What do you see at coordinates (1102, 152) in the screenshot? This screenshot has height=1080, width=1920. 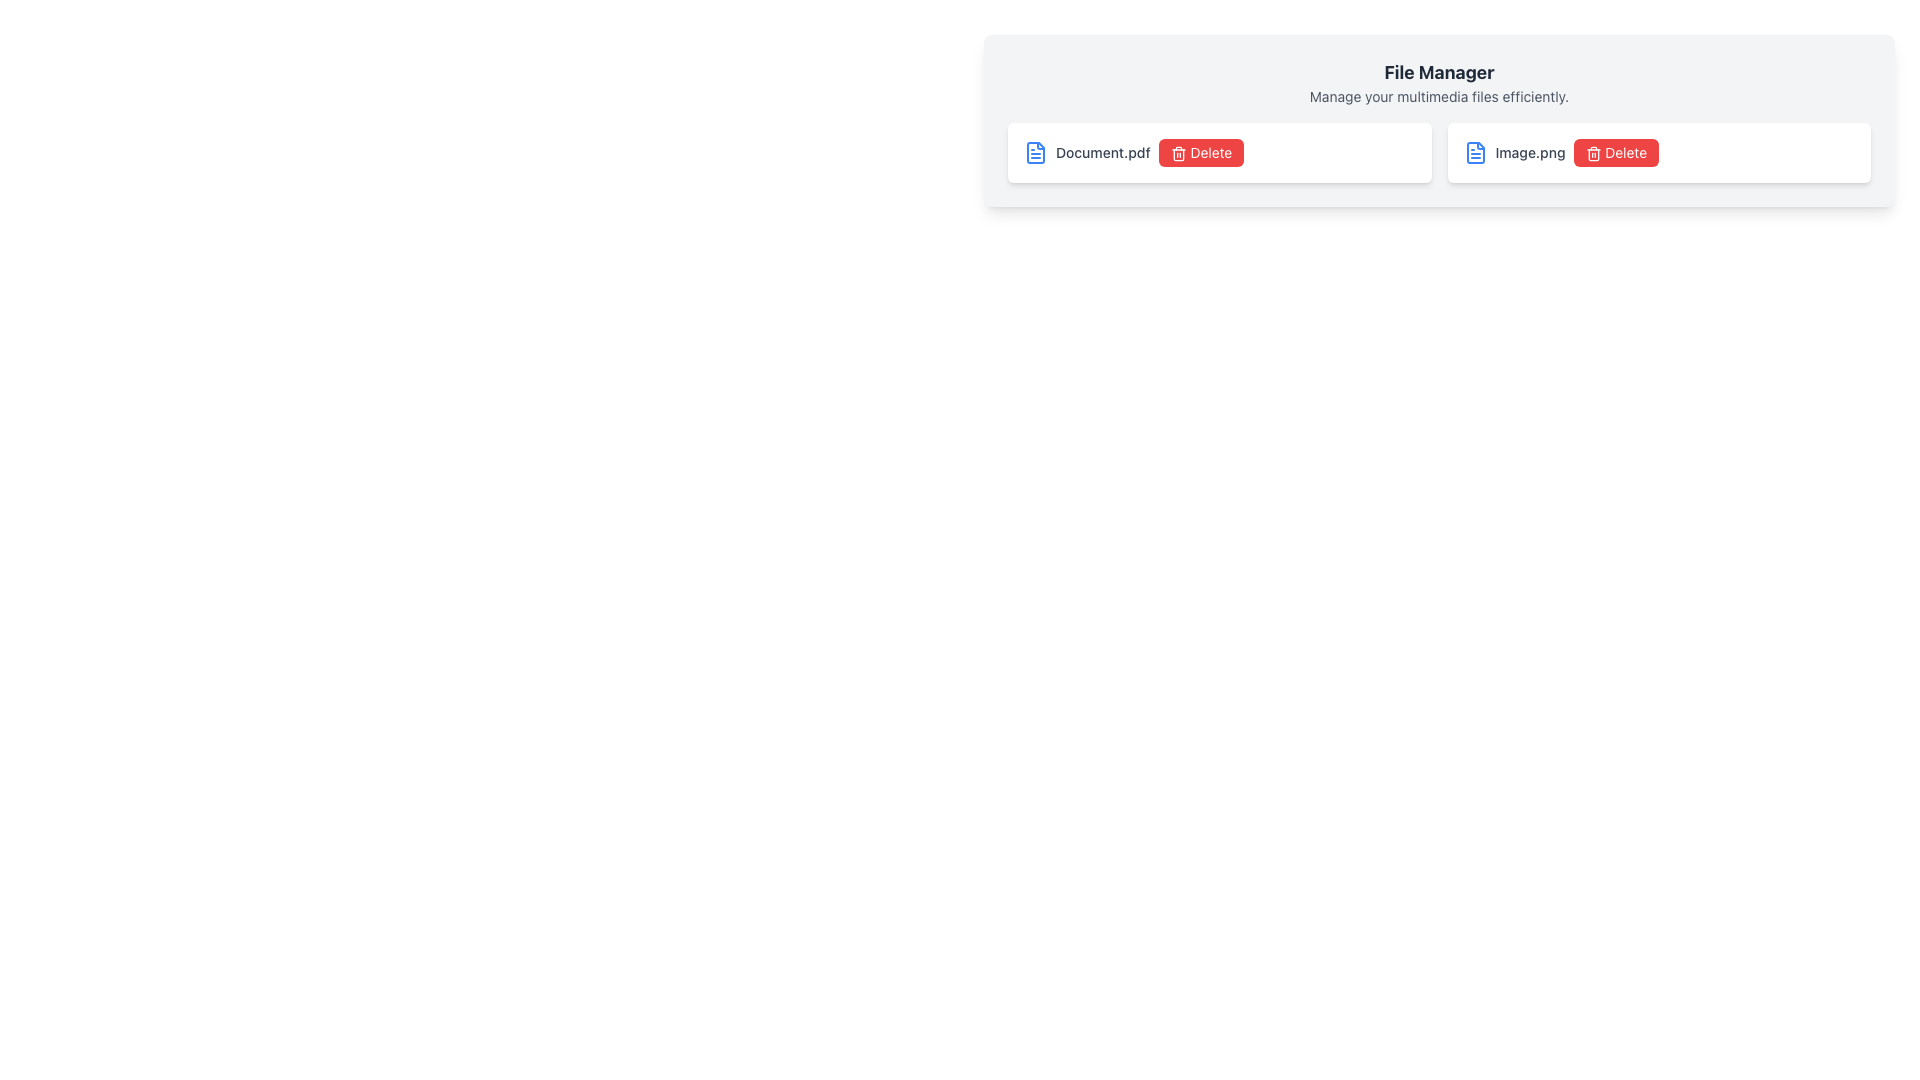 I see `the static text label indicating the file name 'Document.pdf' located in the first file item of the file manager interface` at bounding box center [1102, 152].